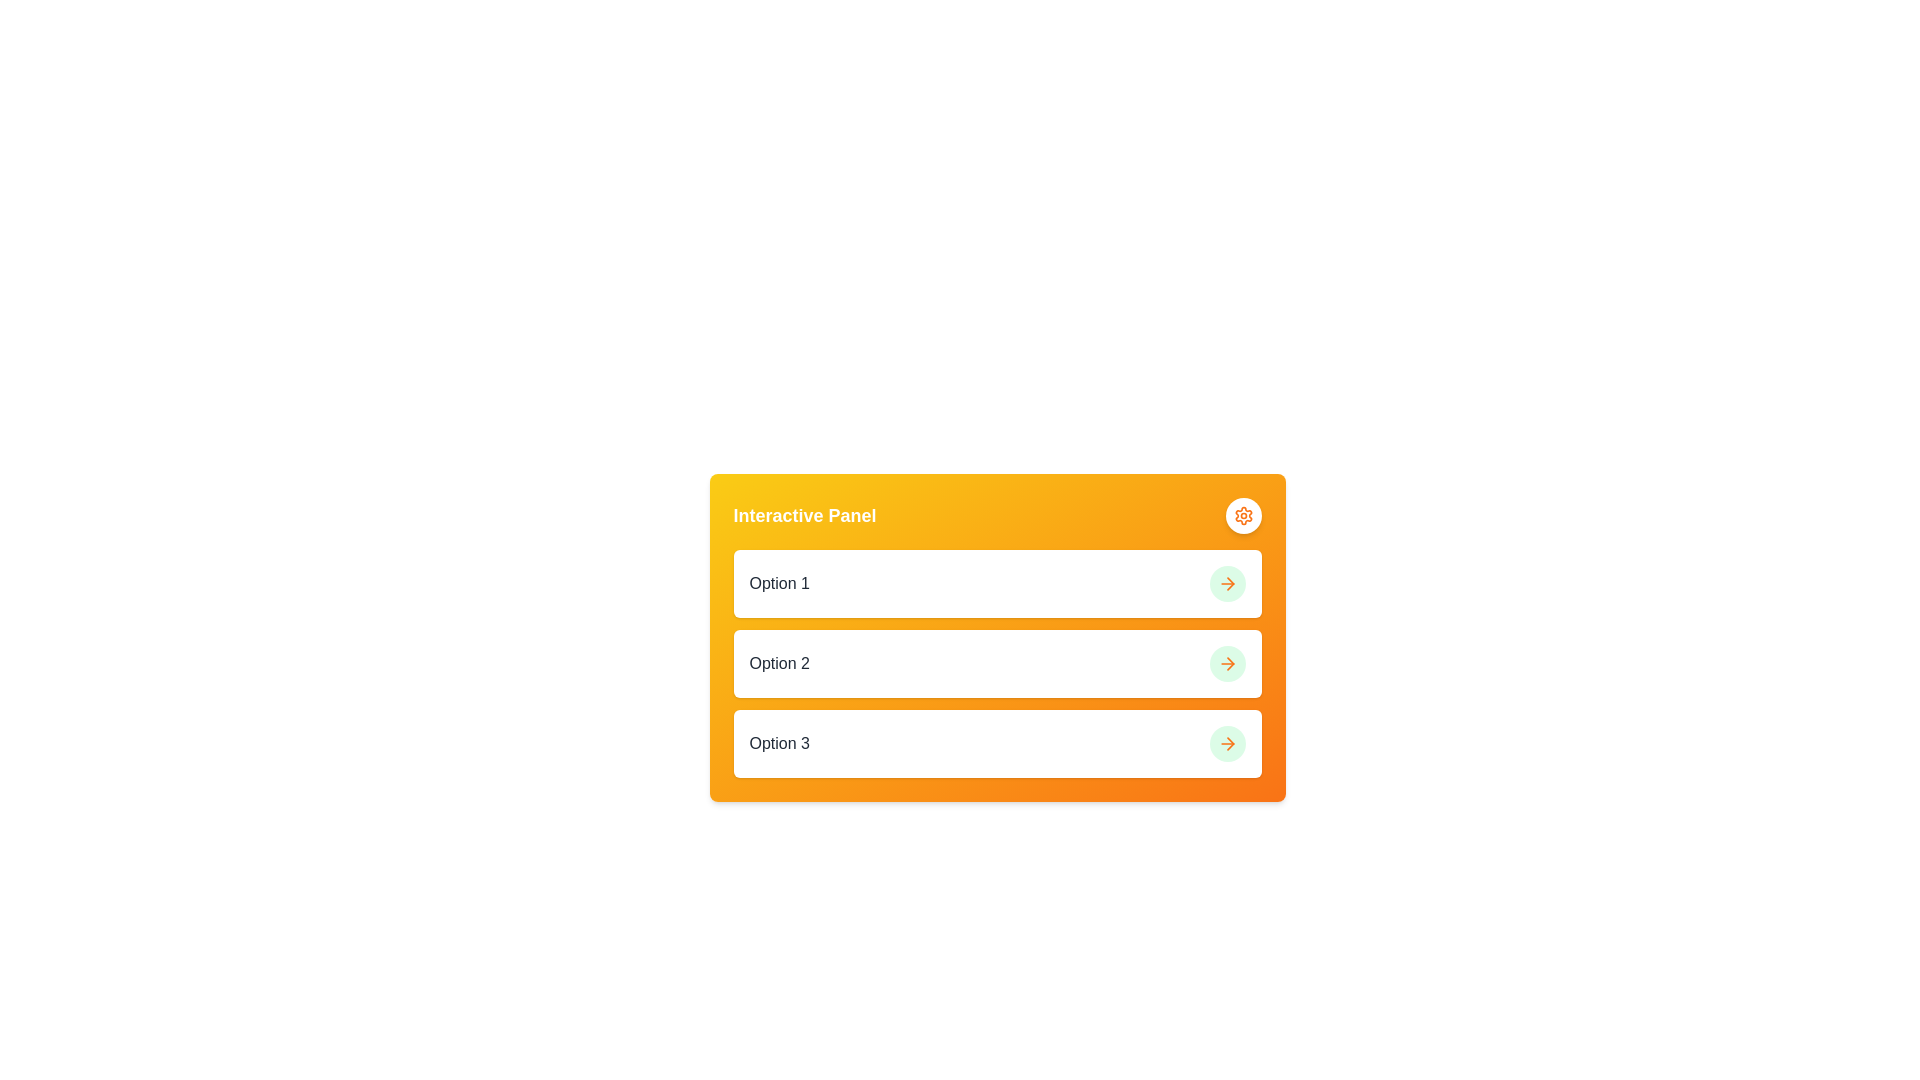 The width and height of the screenshot is (1920, 1080). What do you see at coordinates (1242, 515) in the screenshot?
I see `the Settings Icon located at the top right corner of the panel` at bounding box center [1242, 515].